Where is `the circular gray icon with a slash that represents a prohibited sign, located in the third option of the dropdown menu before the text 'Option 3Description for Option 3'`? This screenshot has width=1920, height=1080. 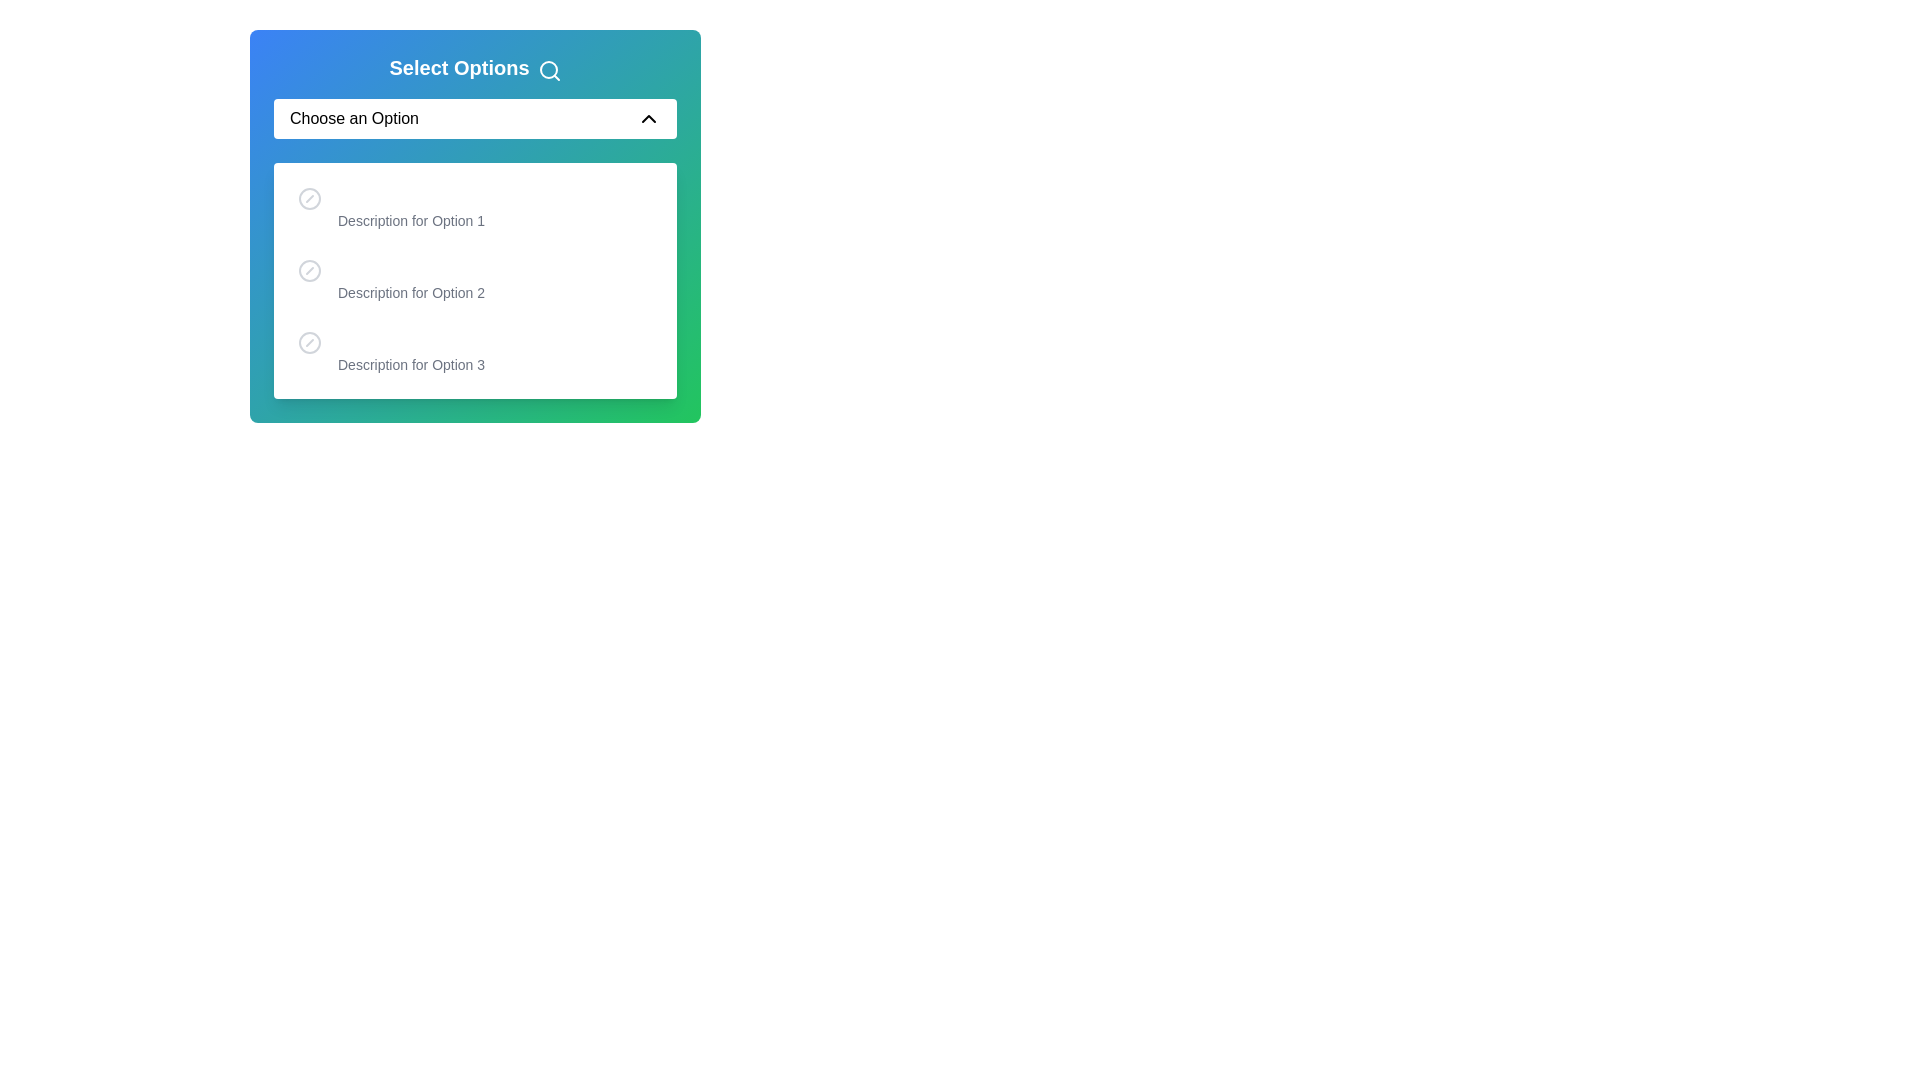
the circular gray icon with a slash that represents a prohibited sign, located in the third option of the dropdown menu before the text 'Option 3Description for Option 3' is located at coordinates (309, 341).